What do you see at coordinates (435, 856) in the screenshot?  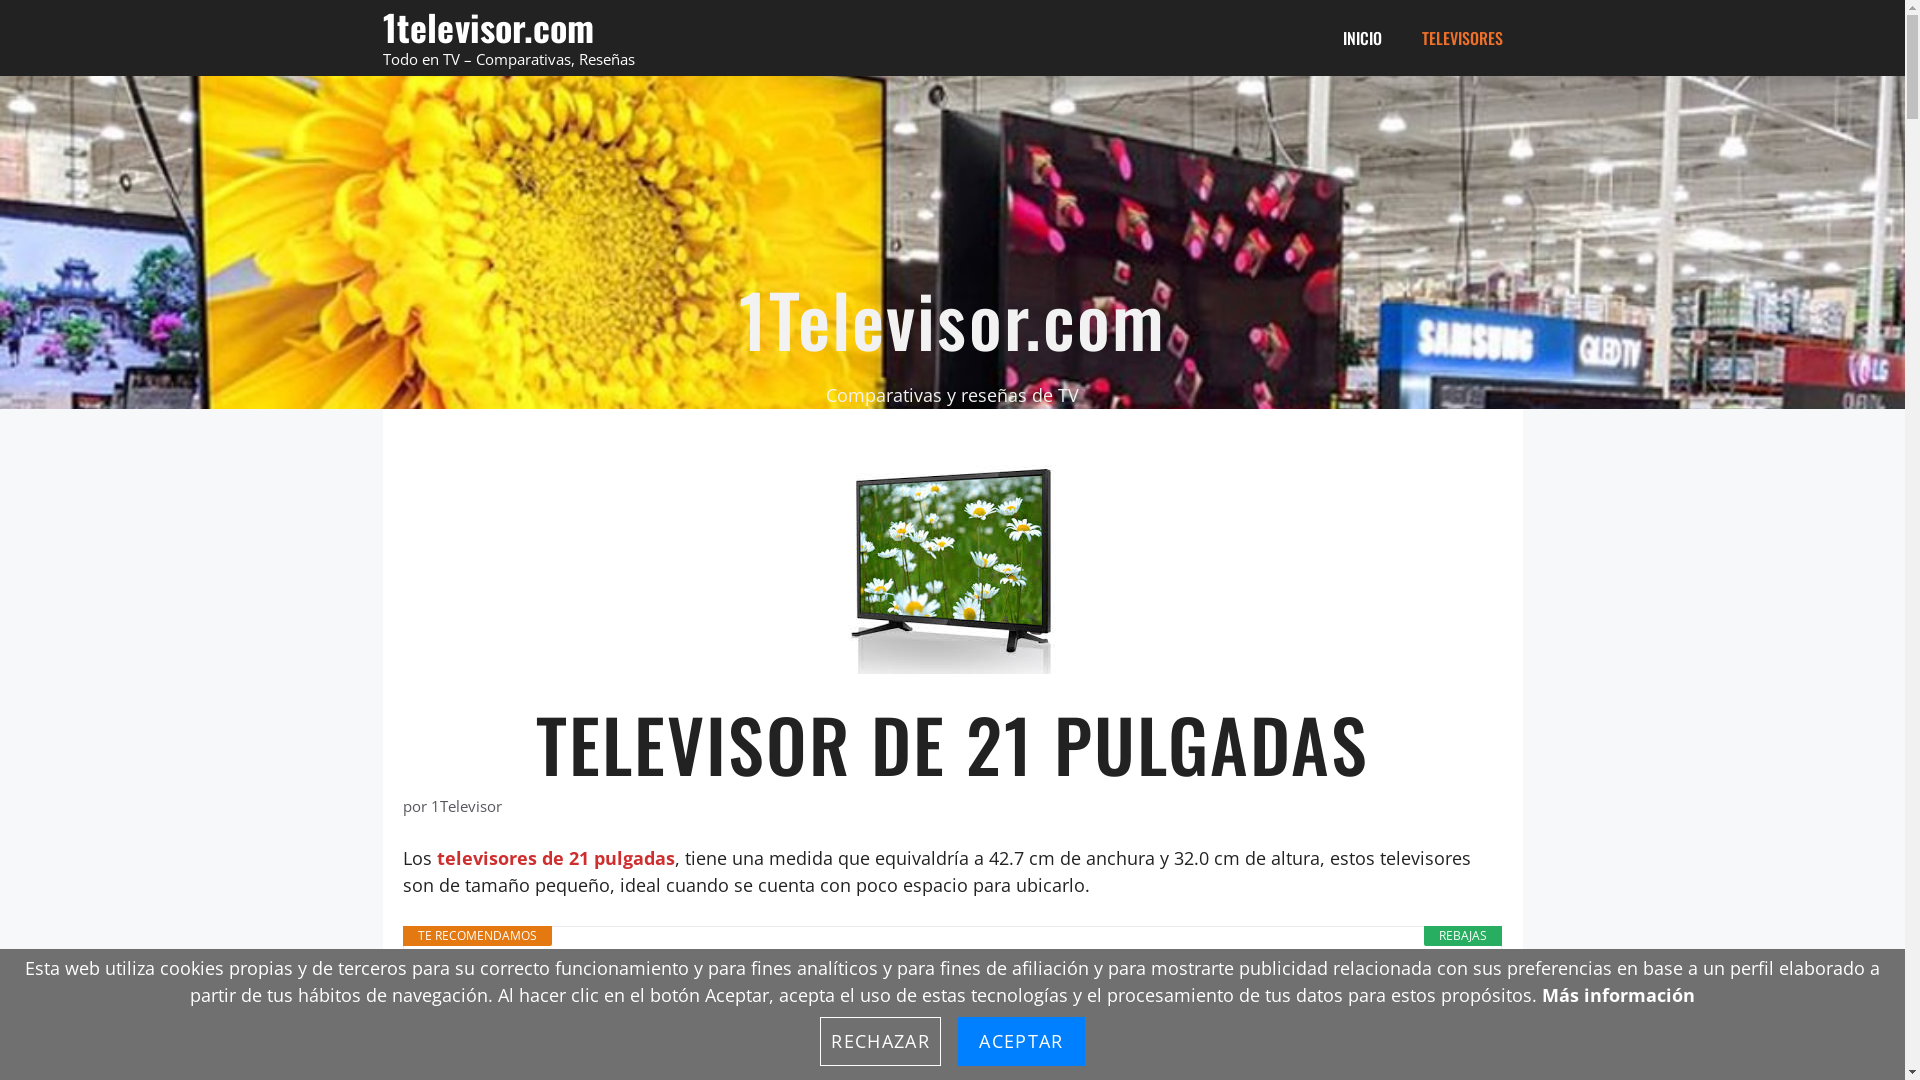 I see `'televisores de 21 pulgadas'` at bounding box center [435, 856].